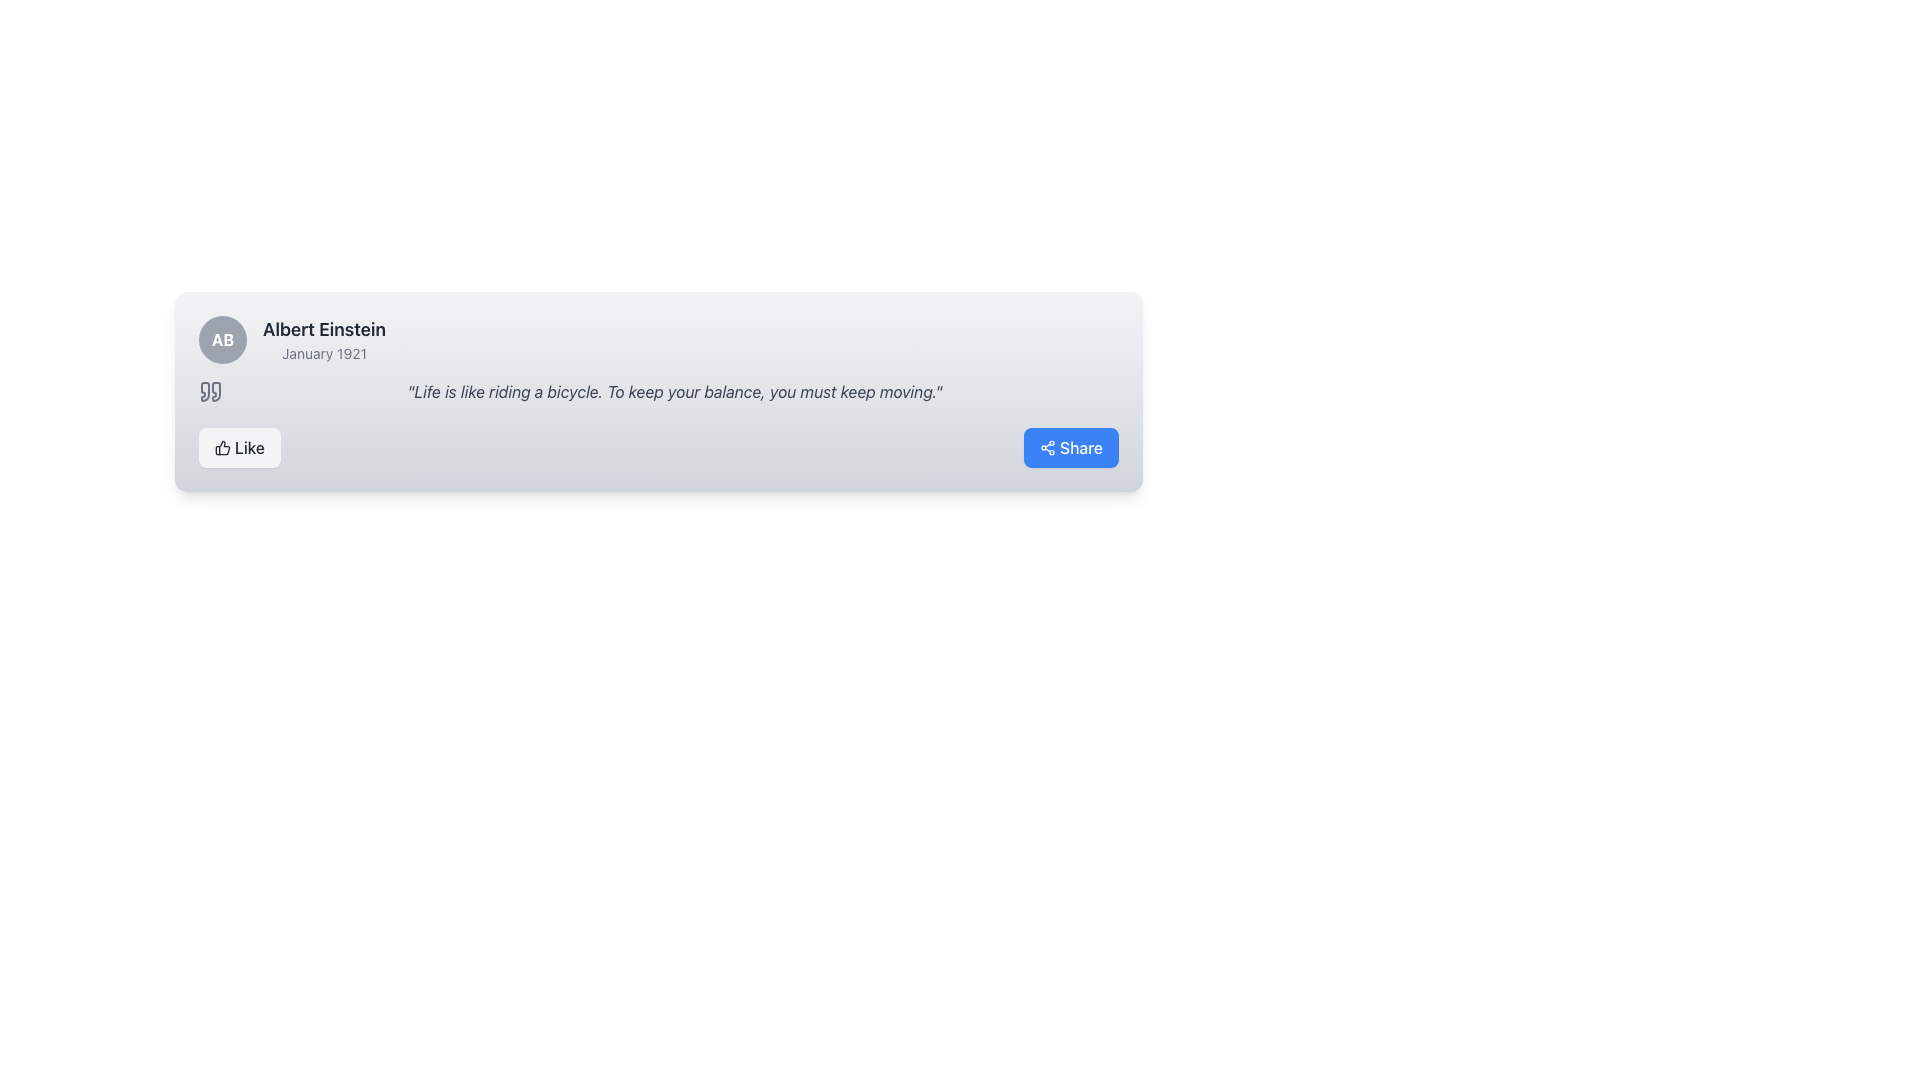 This screenshot has height=1080, width=1920. What do you see at coordinates (1046, 446) in the screenshot?
I see `the 'Share' SVG icon located within the blue button at the bottom right of the quote box` at bounding box center [1046, 446].